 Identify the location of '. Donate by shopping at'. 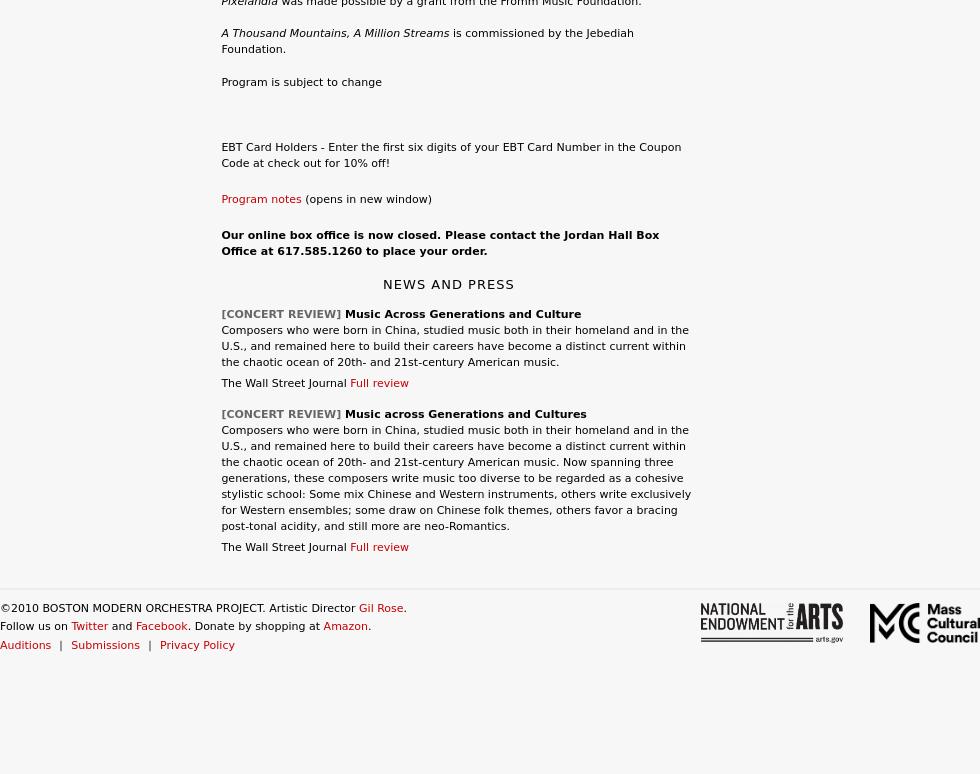
(254, 625).